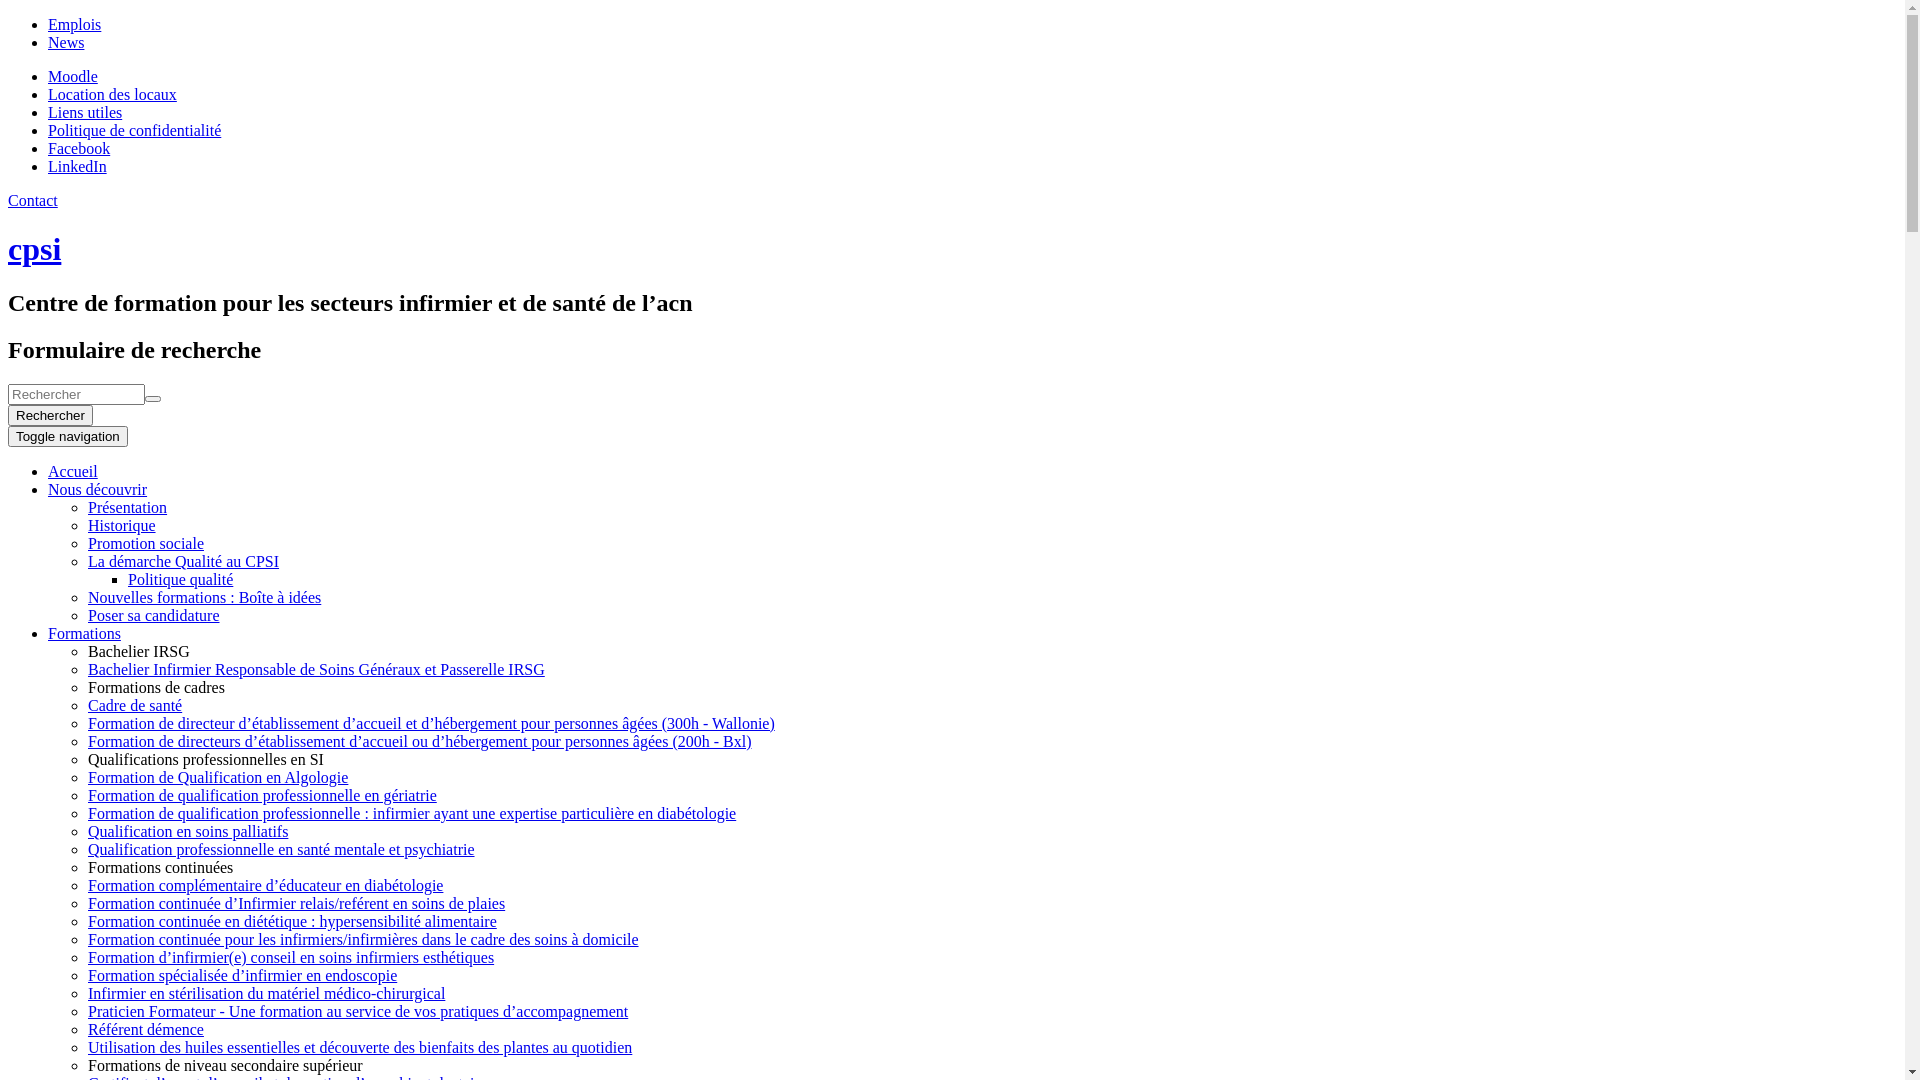  I want to click on 'Liens utiles', so click(84, 112).